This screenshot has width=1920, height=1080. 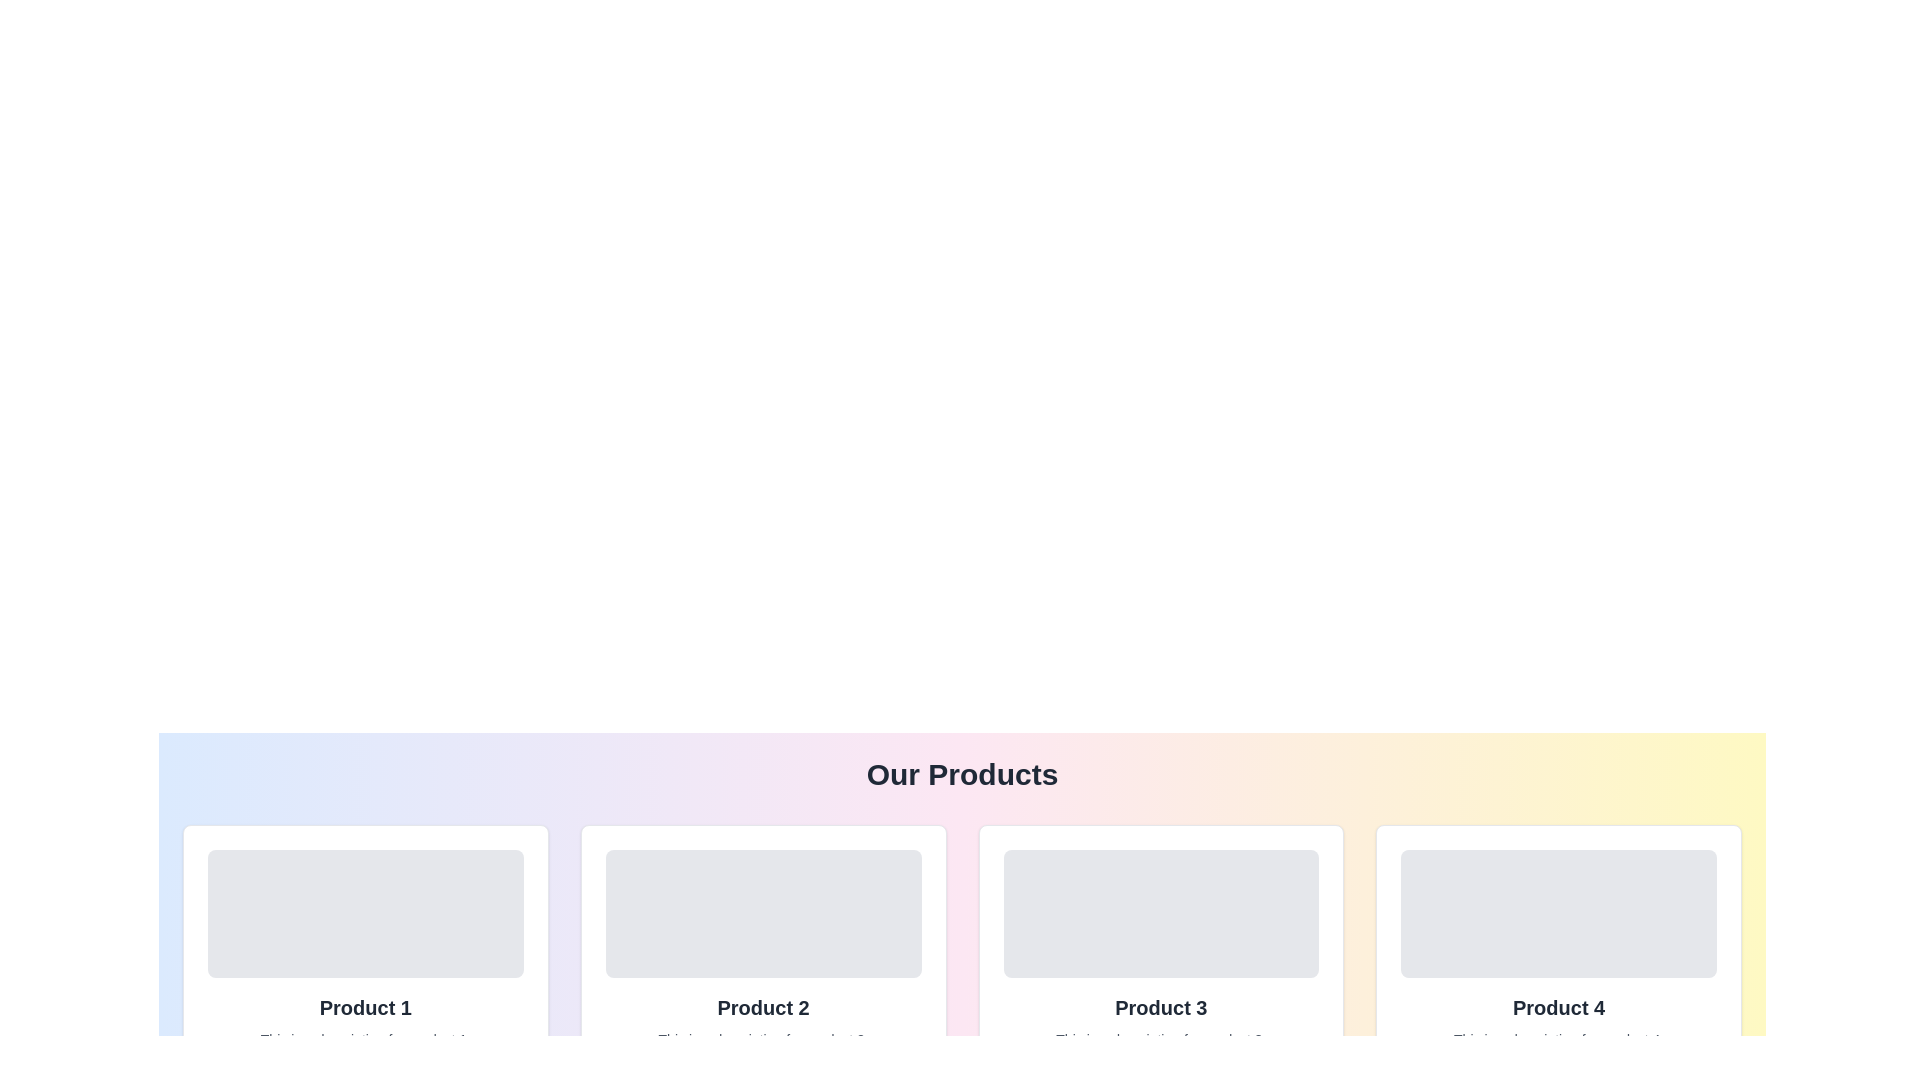 What do you see at coordinates (365, 914) in the screenshot?
I see `the Image Placeholder at the top of the product card for 'Product 1', which is located above the product name and description` at bounding box center [365, 914].